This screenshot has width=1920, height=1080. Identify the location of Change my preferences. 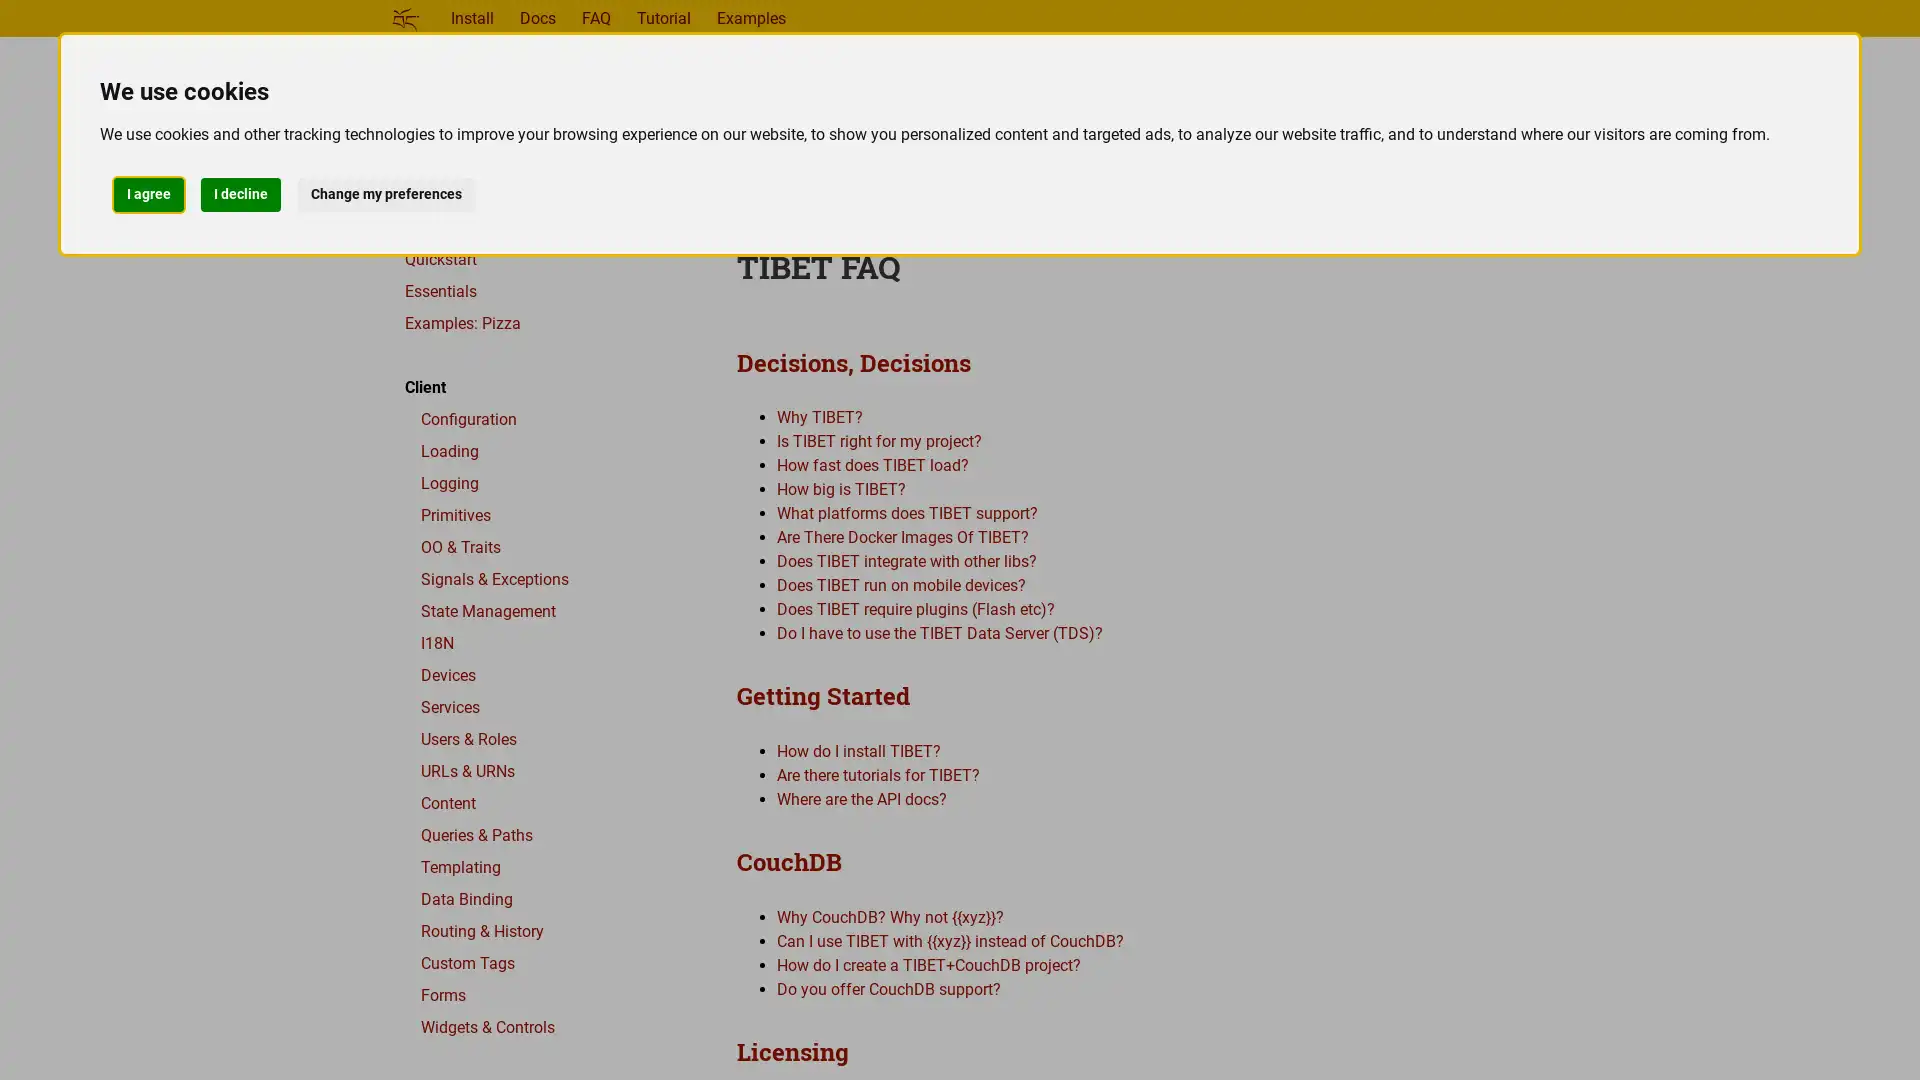
(386, 193).